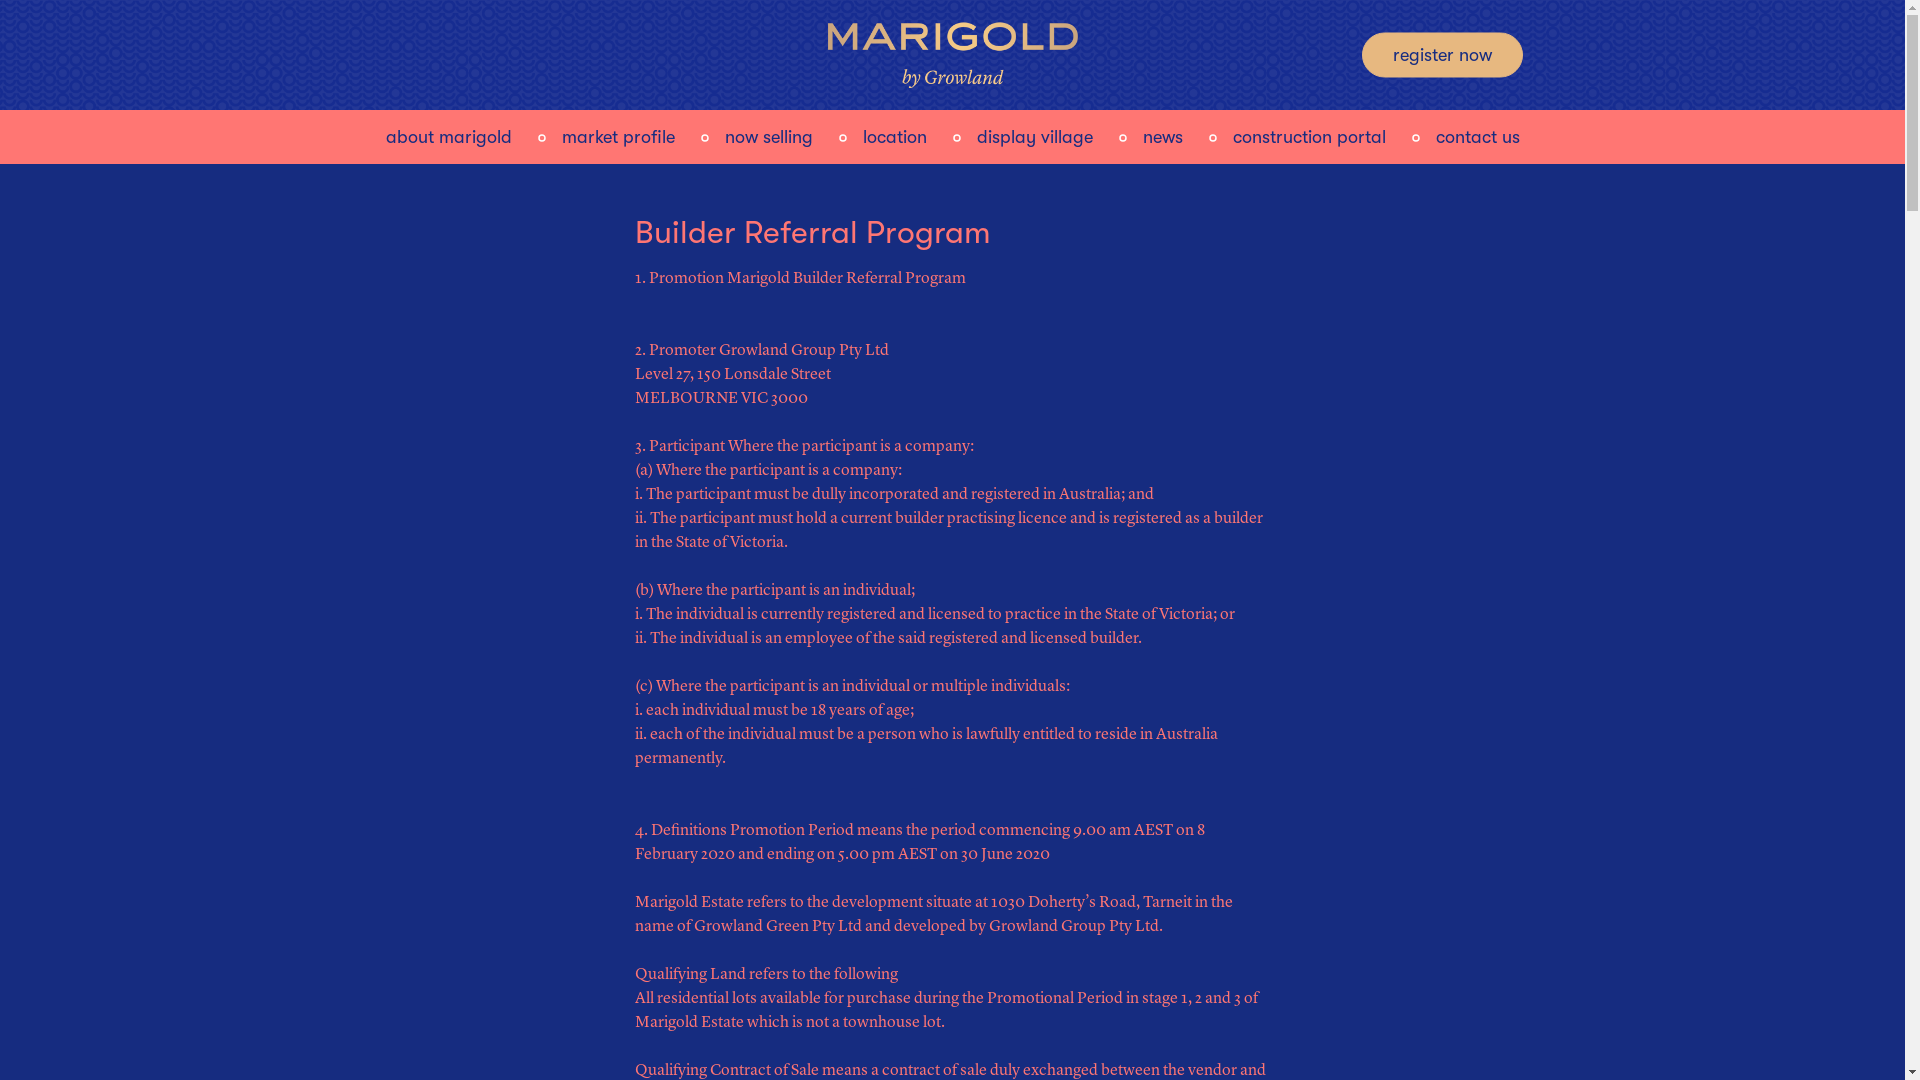 This screenshot has height=1080, width=1920. Describe the element at coordinates (723, 133) in the screenshot. I see `'now selling'` at that location.